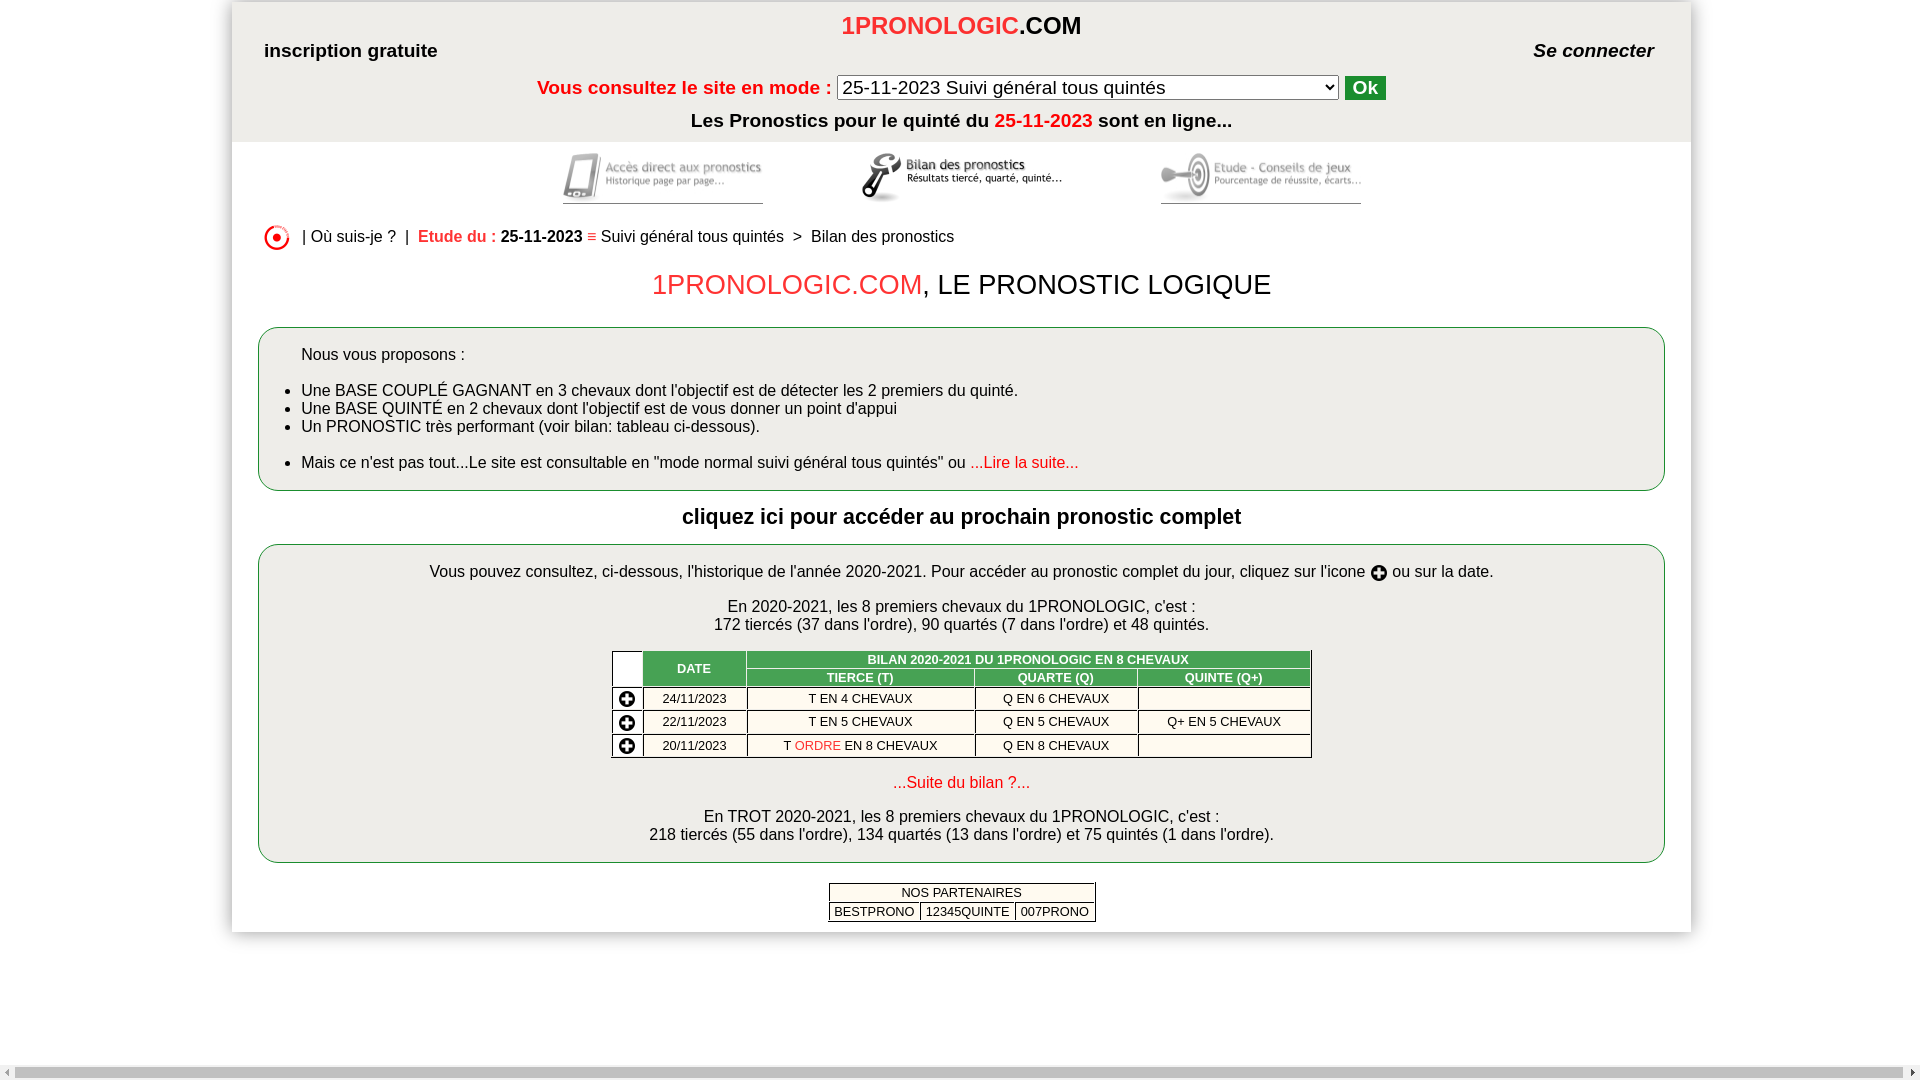 The image size is (1920, 1080). I want to click on ' 007PRONO ', so click(1053, 911).